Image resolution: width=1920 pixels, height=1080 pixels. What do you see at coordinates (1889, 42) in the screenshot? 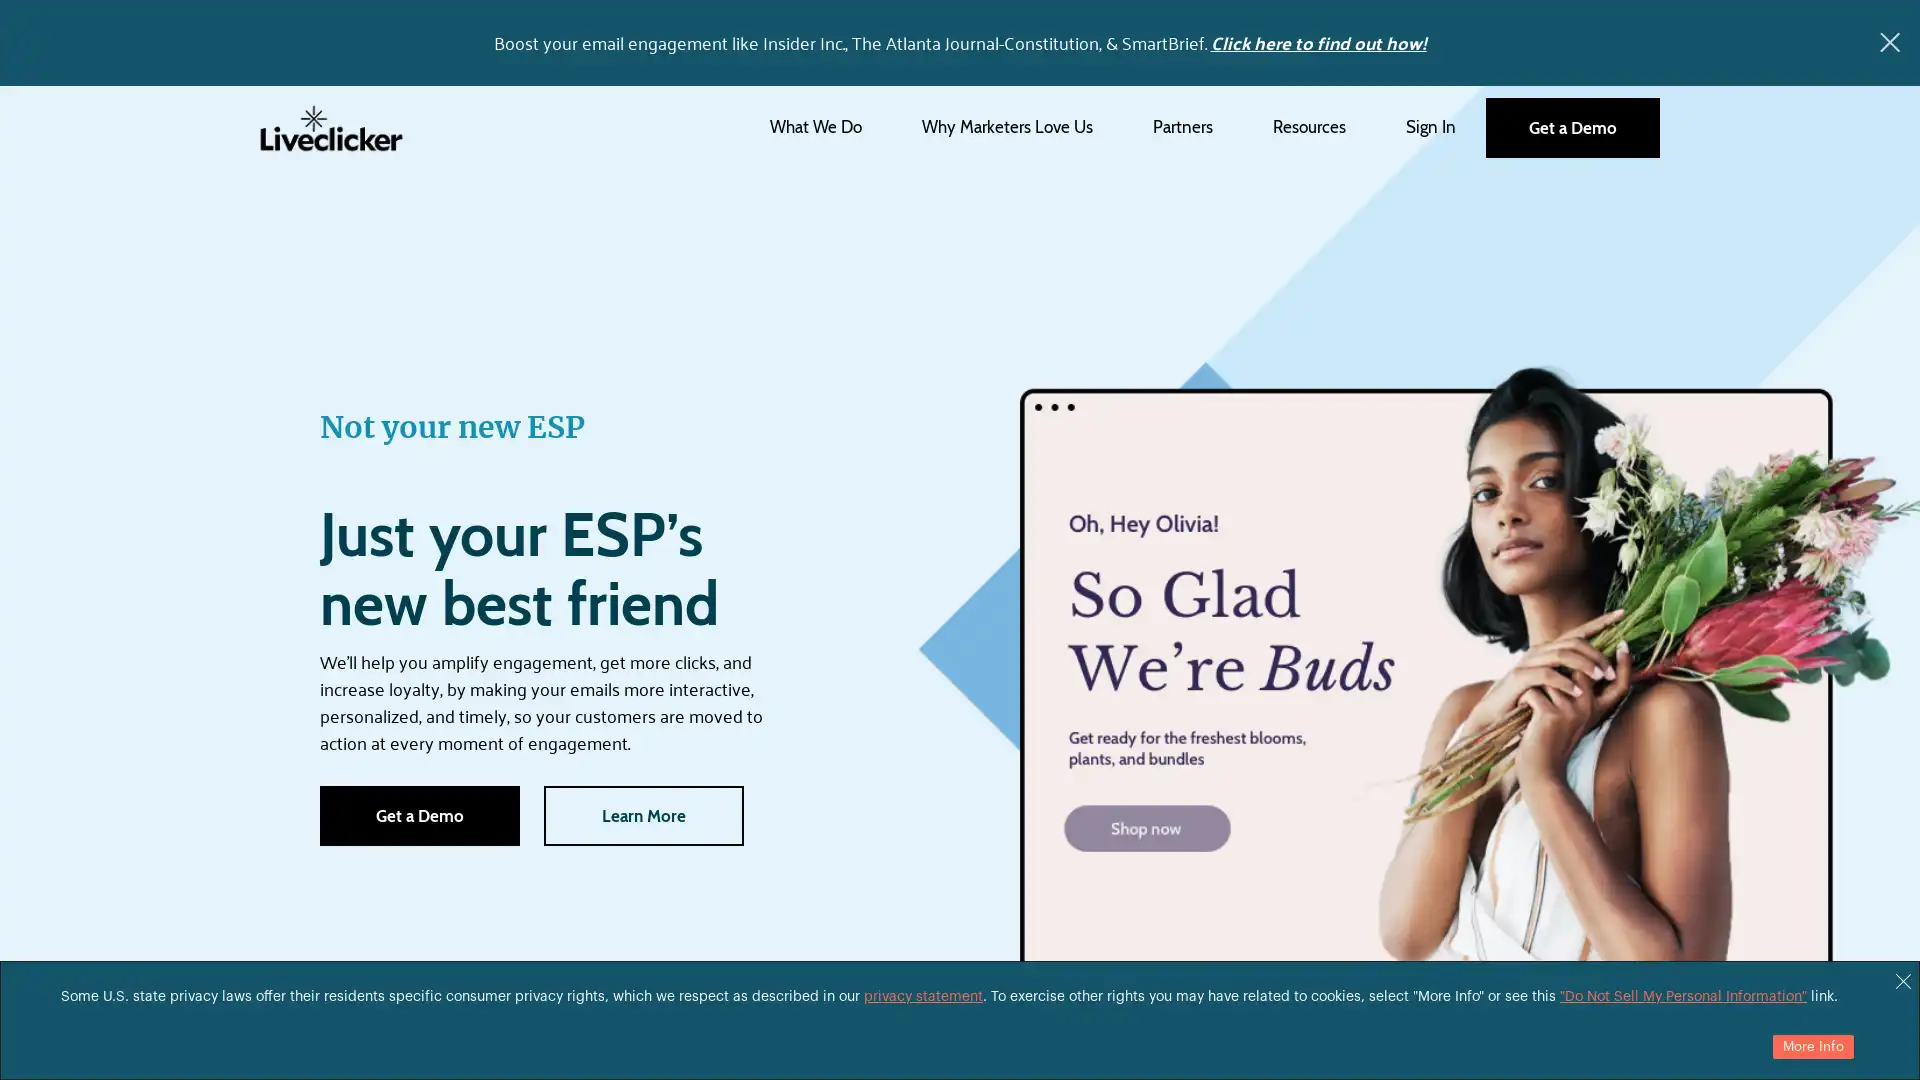
I see `x` at bounding box center [1889, 42].